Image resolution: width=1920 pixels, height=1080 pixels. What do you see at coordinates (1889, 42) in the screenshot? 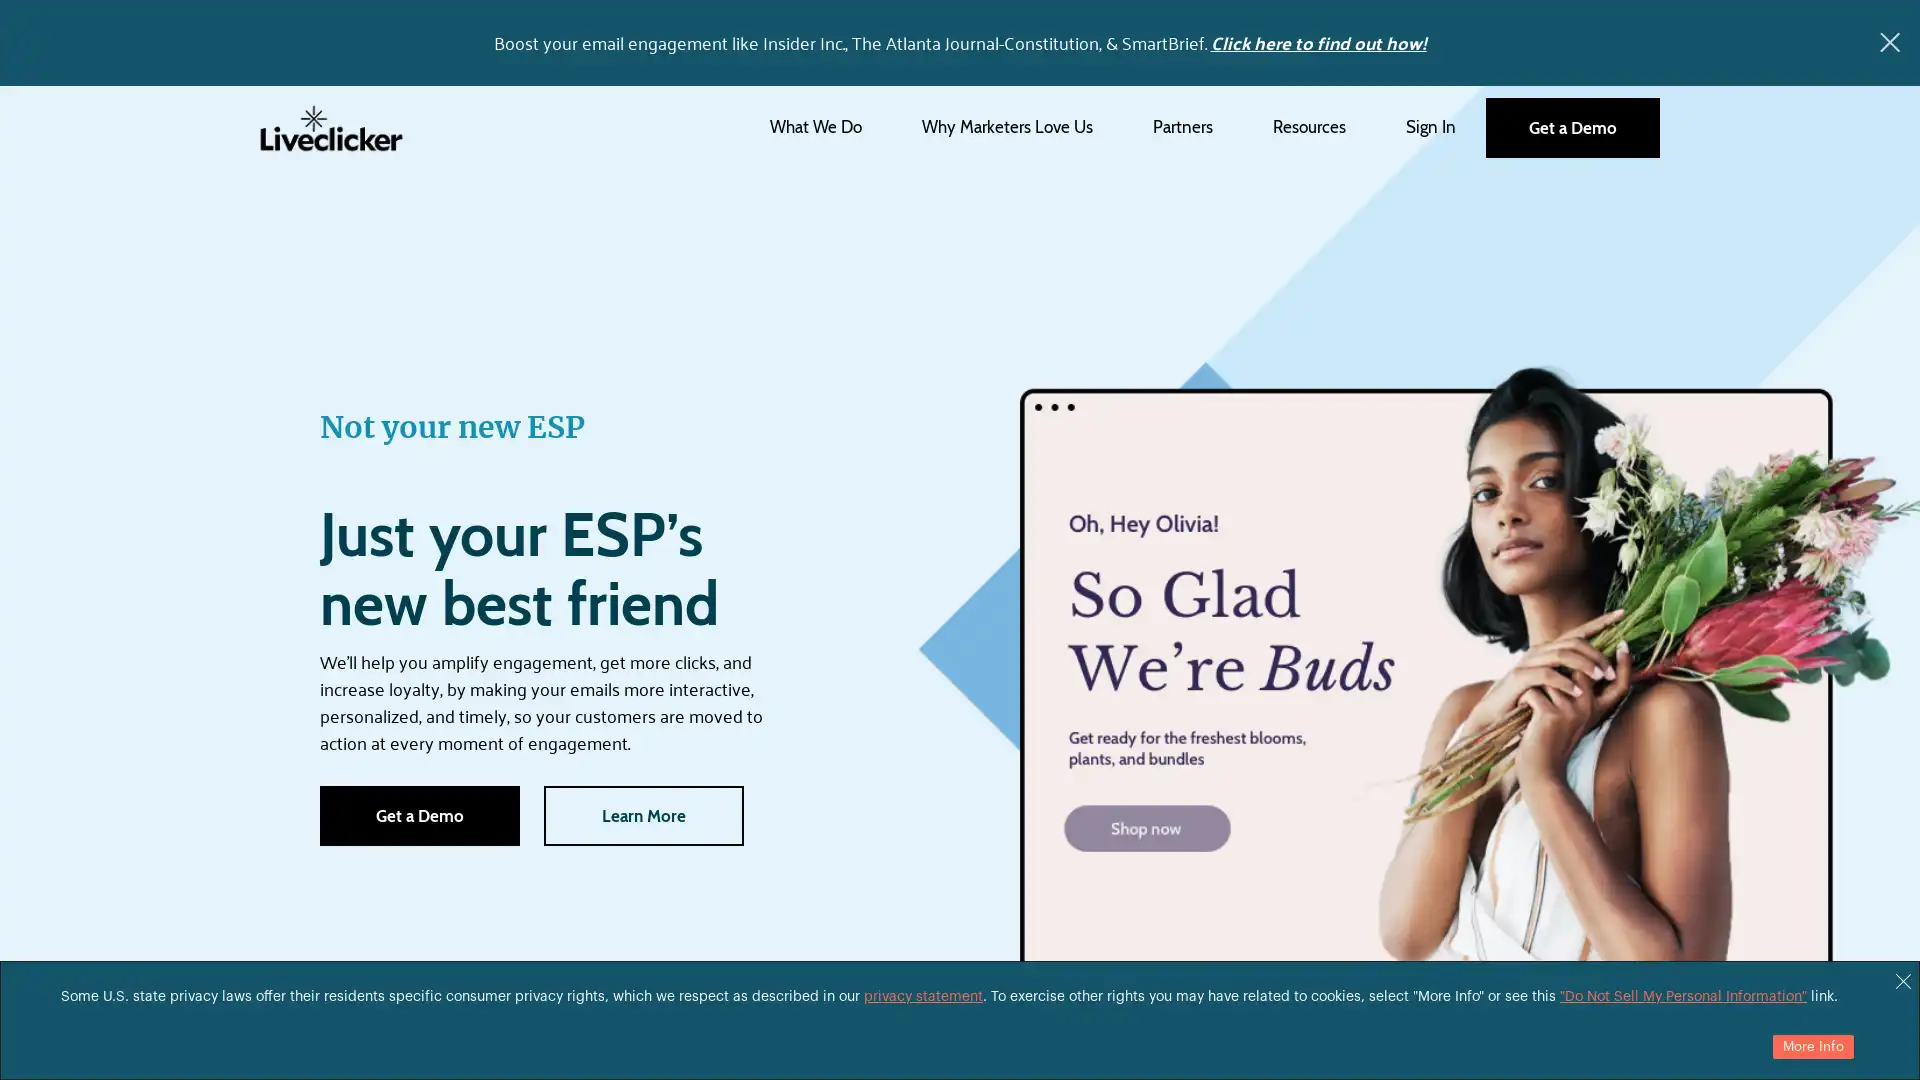
I see `x` at bounding box center [1889, 42].